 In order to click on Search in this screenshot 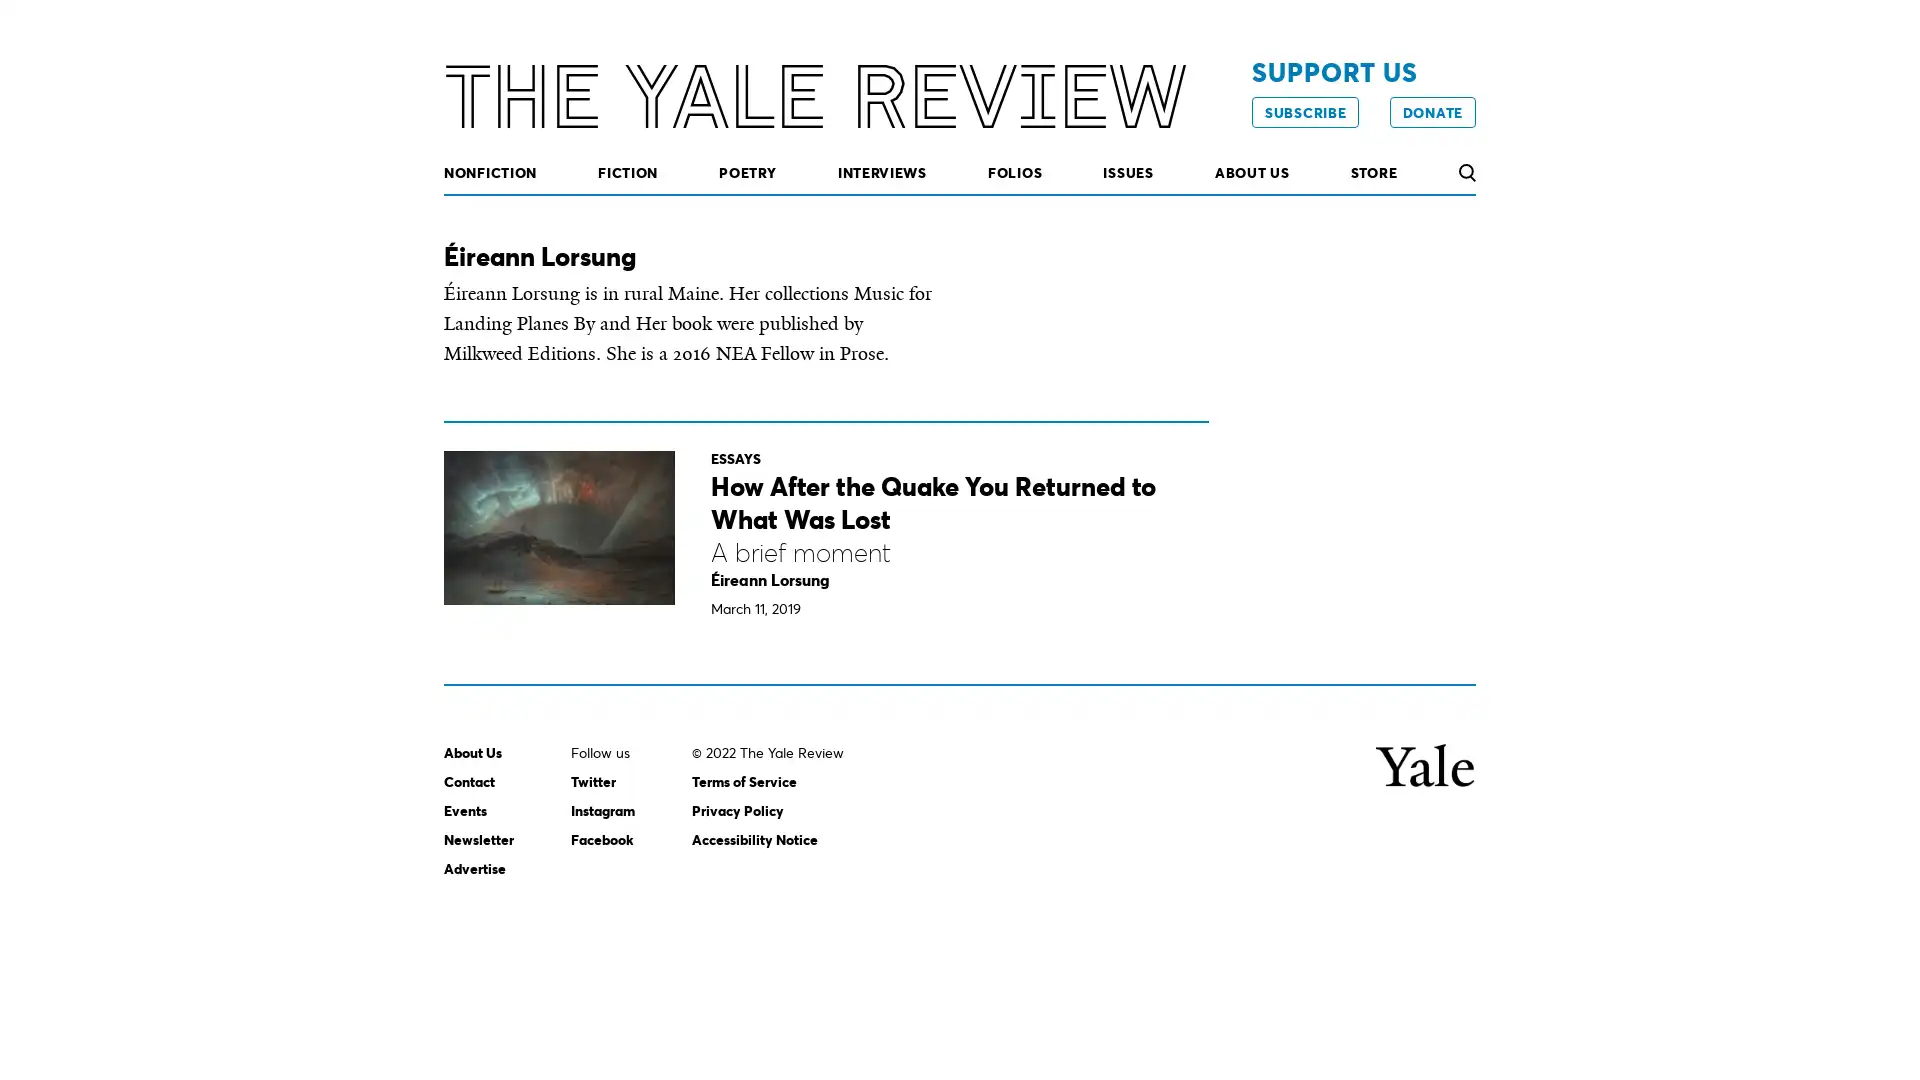, I will do `click(1466, 172)`.